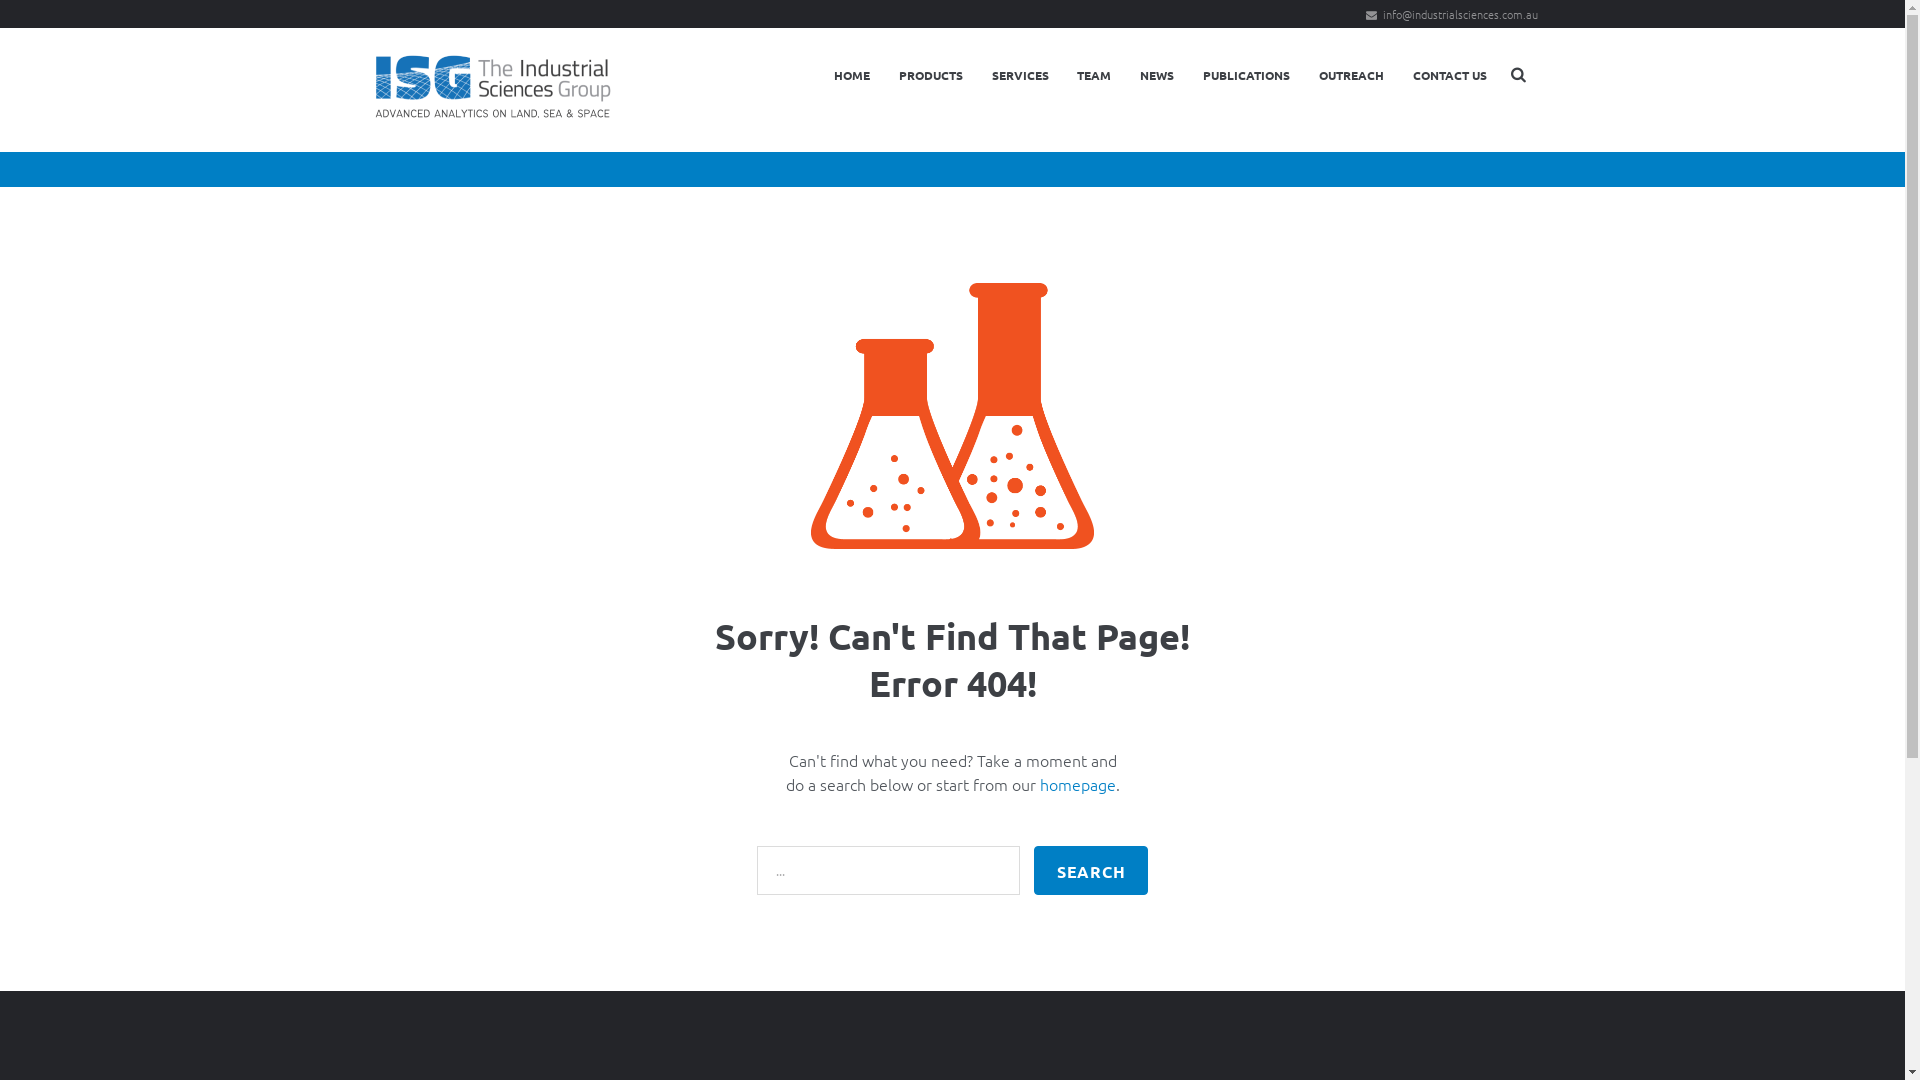 This screenshot has height=1080, width=1920. Describe the element at coordinates (929, 74) in the screenshot. I see `'PRODUCTS'` at that location.